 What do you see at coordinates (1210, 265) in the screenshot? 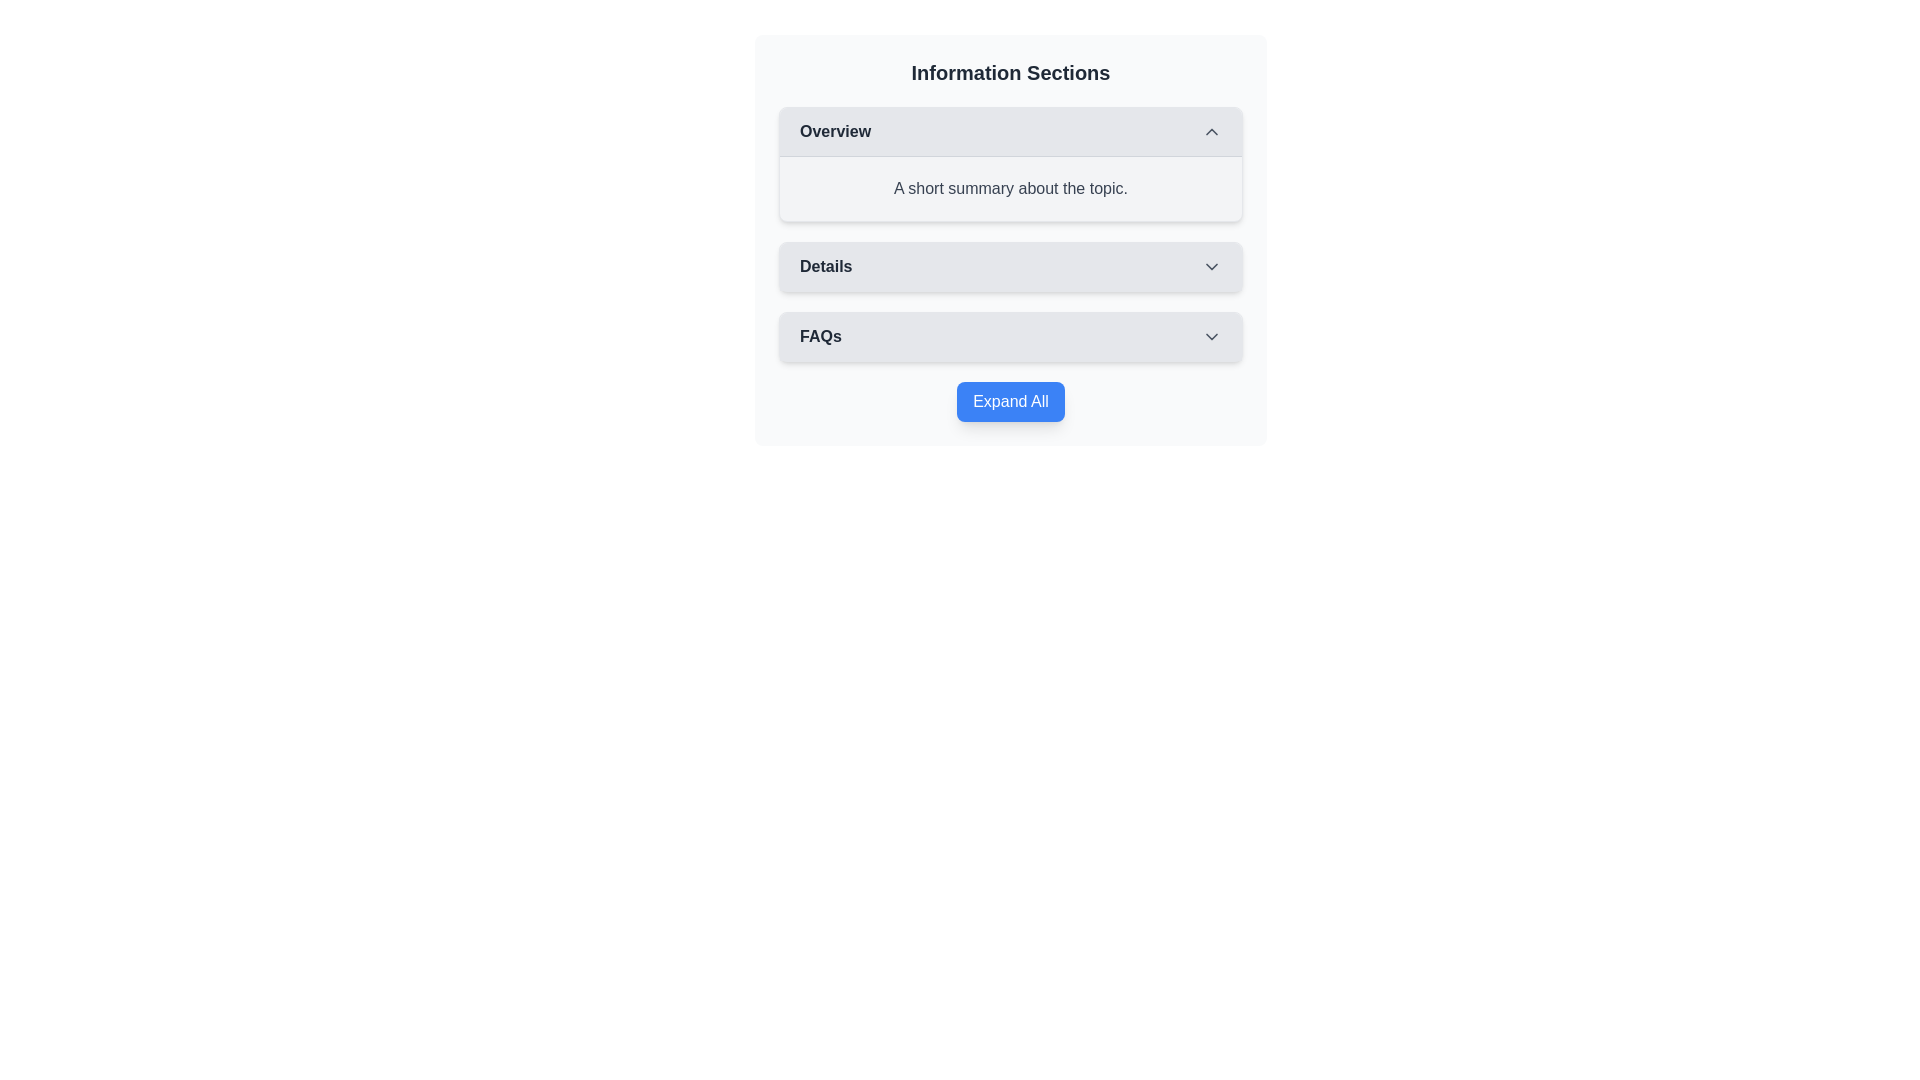
I see `the downward-facing chevron icon in the light-gray header section labeled 'Details'` at bounding box center [1210, 265].